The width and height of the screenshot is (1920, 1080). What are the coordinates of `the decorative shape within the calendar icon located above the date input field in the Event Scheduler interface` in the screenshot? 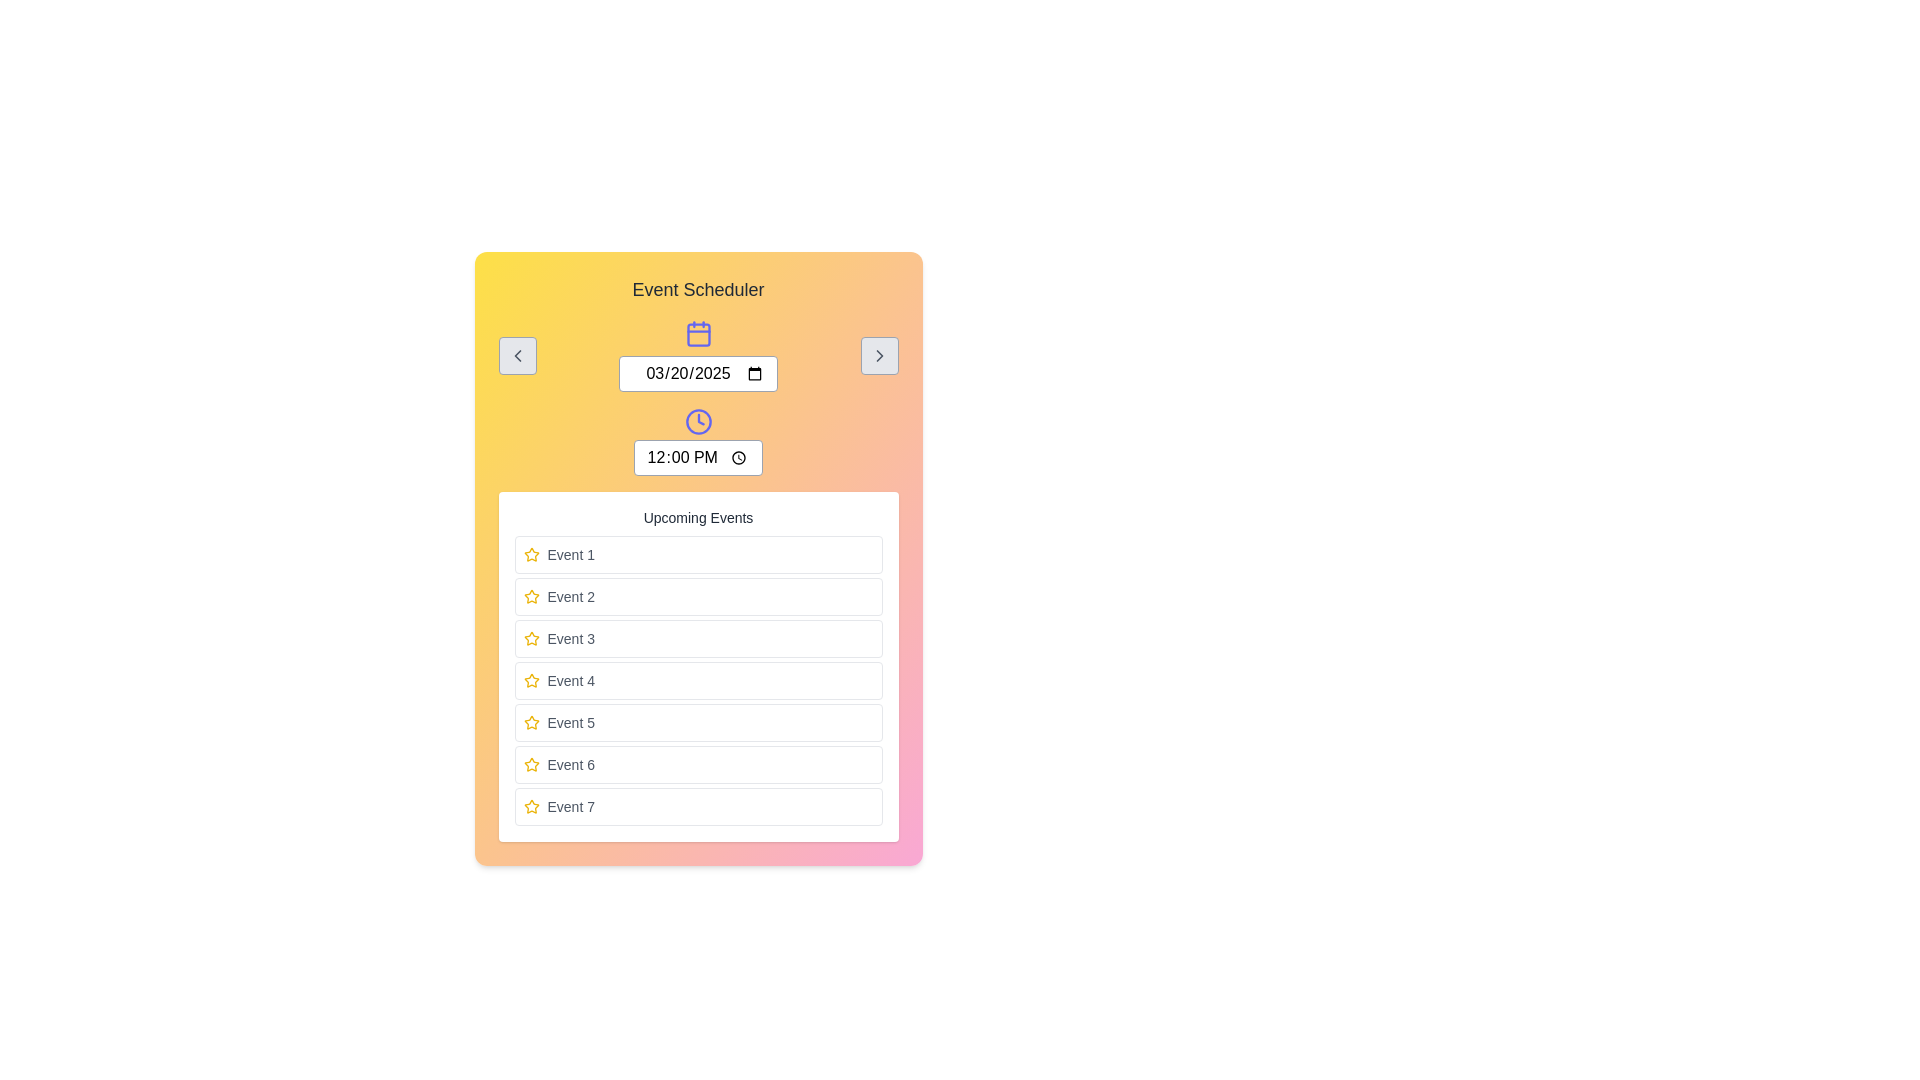 It's located at (698, 334).